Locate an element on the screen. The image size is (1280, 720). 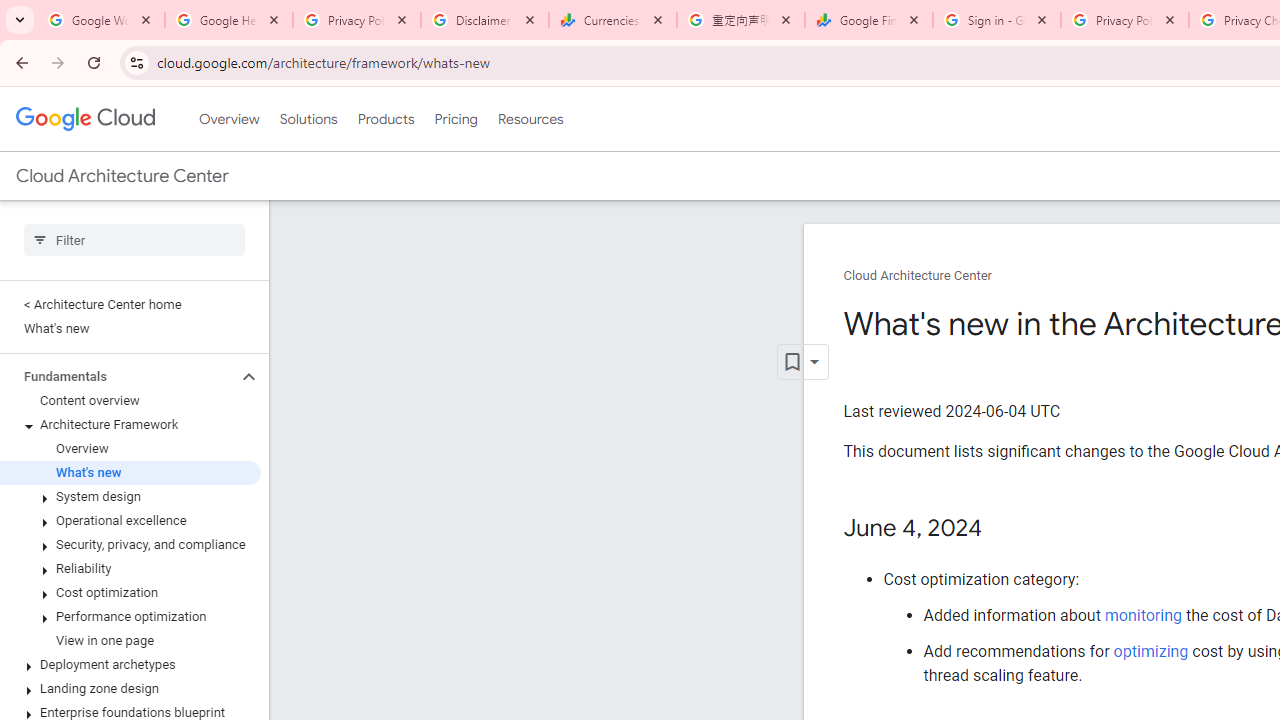
'monitoring' is located at coordinates (1142, 614).